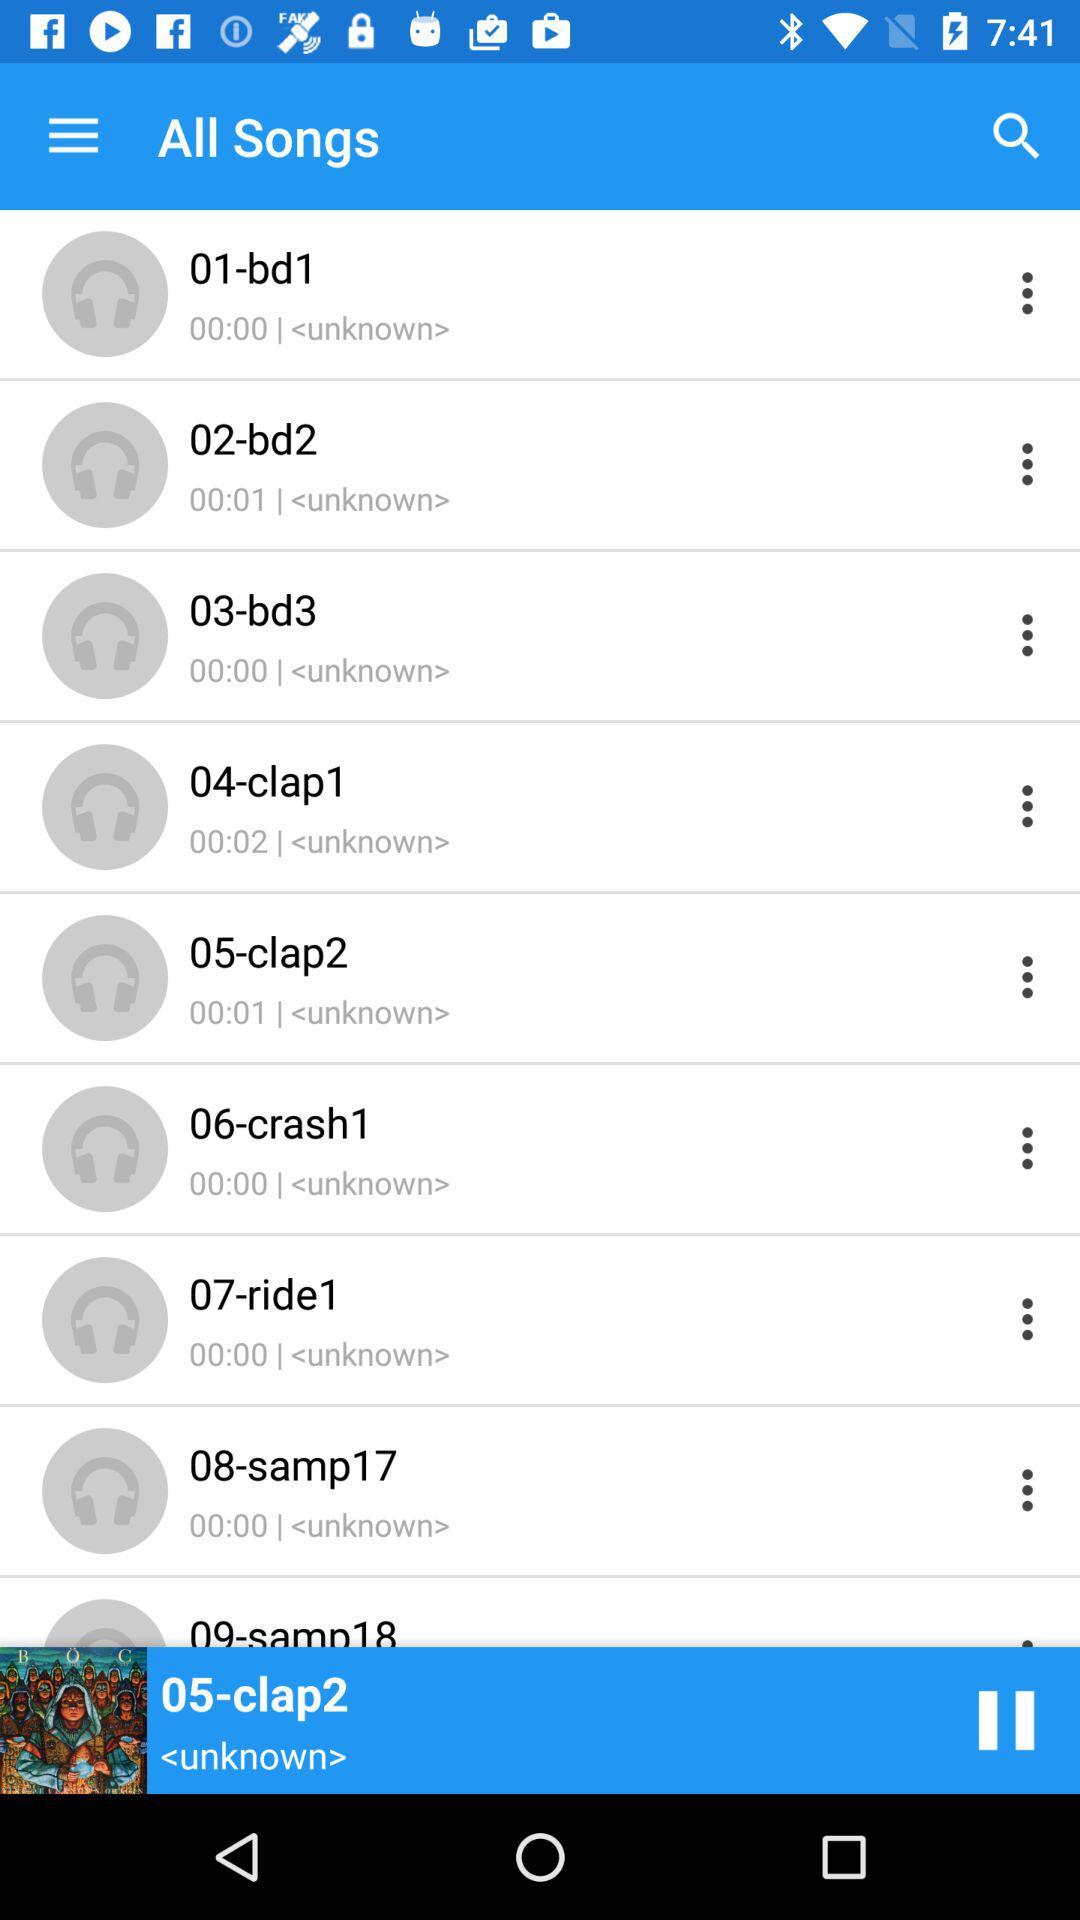  Describe the element at coordinates (1027, 977) in the screenshot. I see `open more options` at that location.